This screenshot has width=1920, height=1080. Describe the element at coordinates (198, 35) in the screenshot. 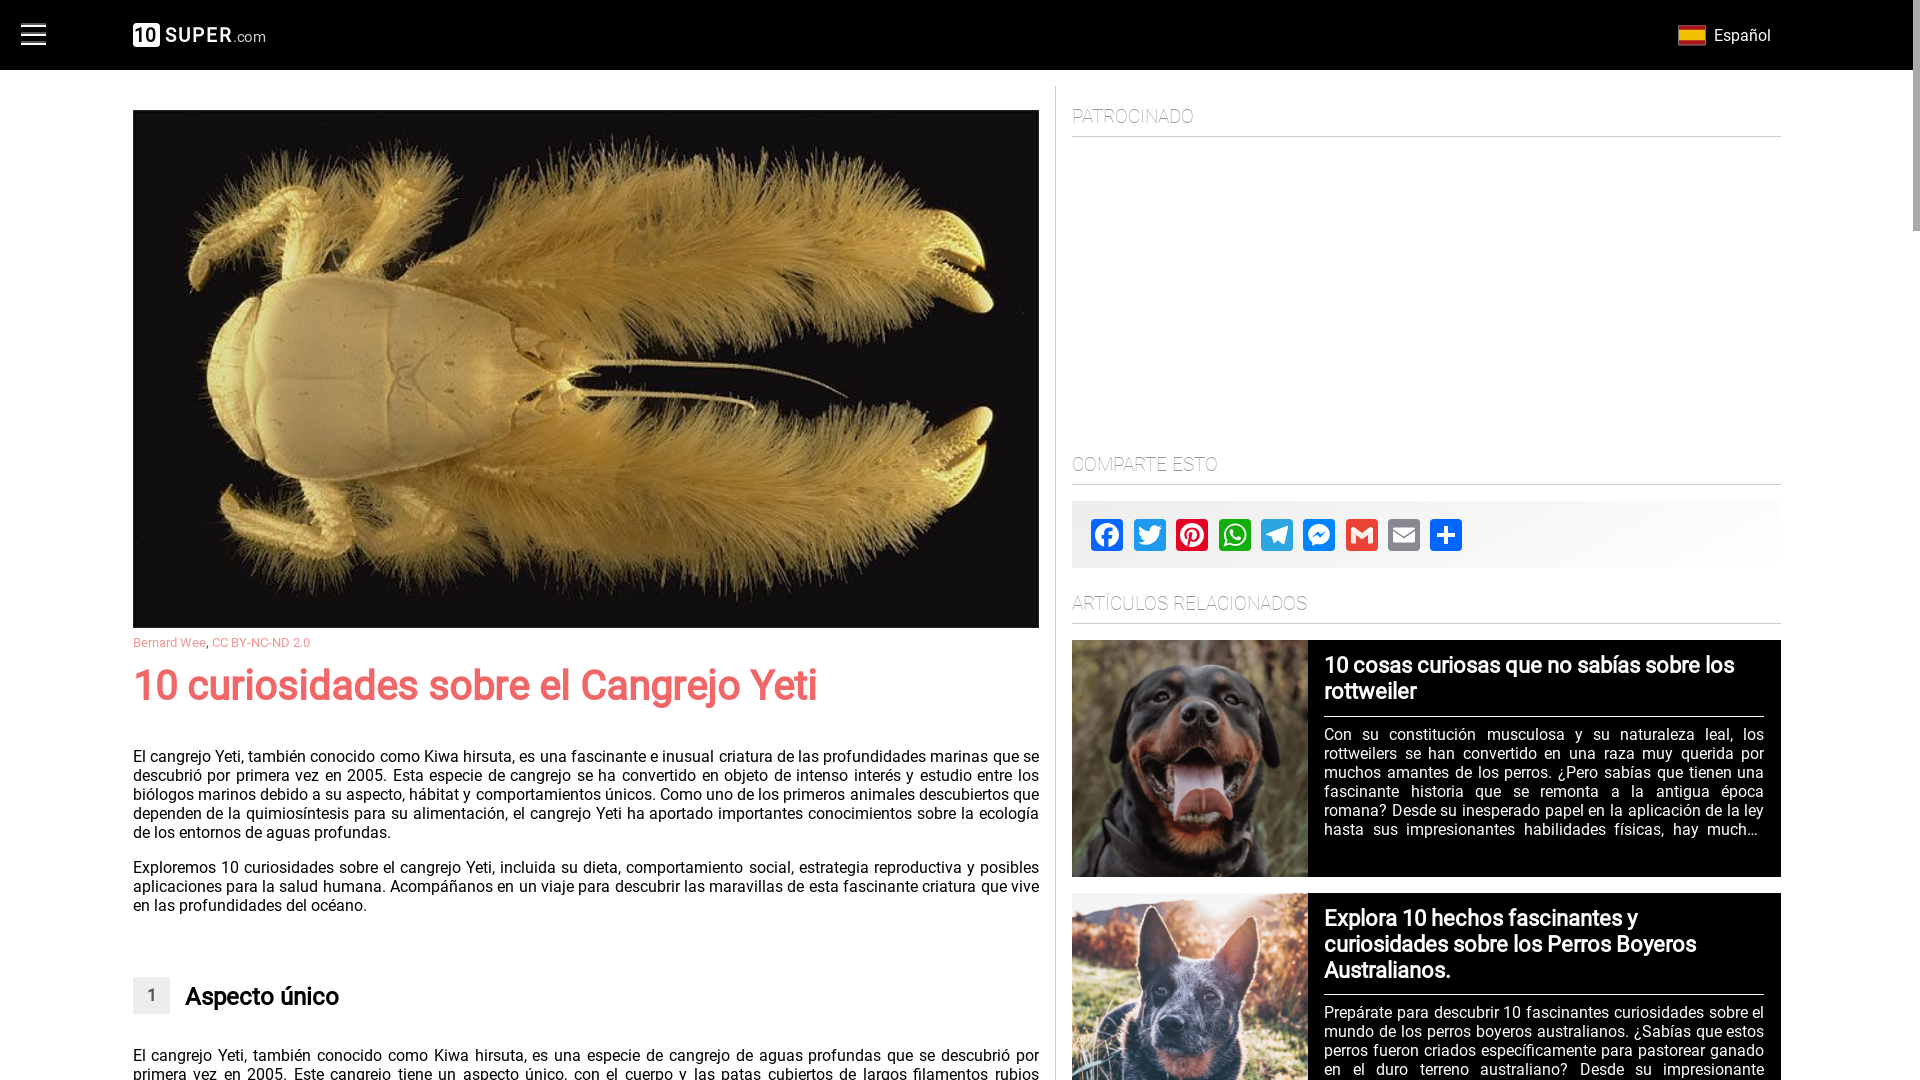

I see `'10SUPER.com'` at that location.